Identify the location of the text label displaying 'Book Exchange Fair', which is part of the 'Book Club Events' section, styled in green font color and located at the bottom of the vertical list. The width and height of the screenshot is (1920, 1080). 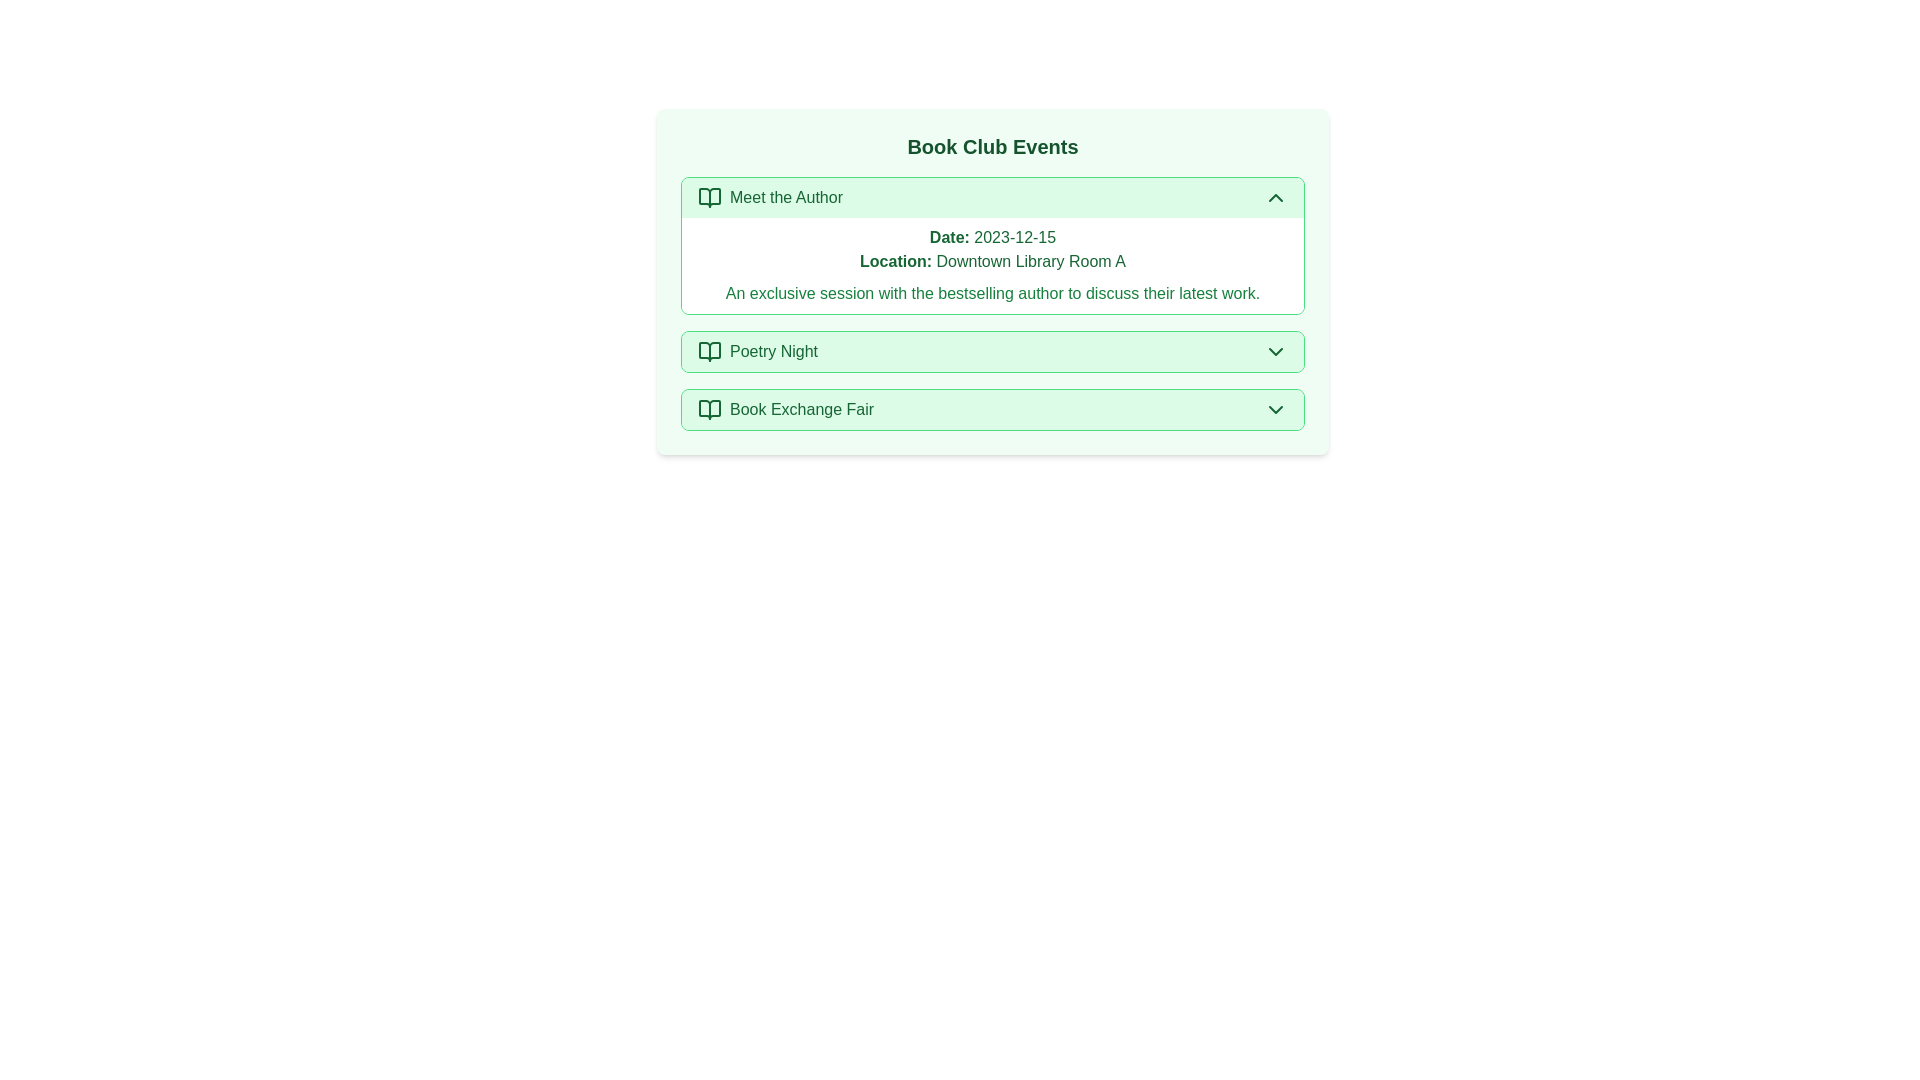
(801, 408).